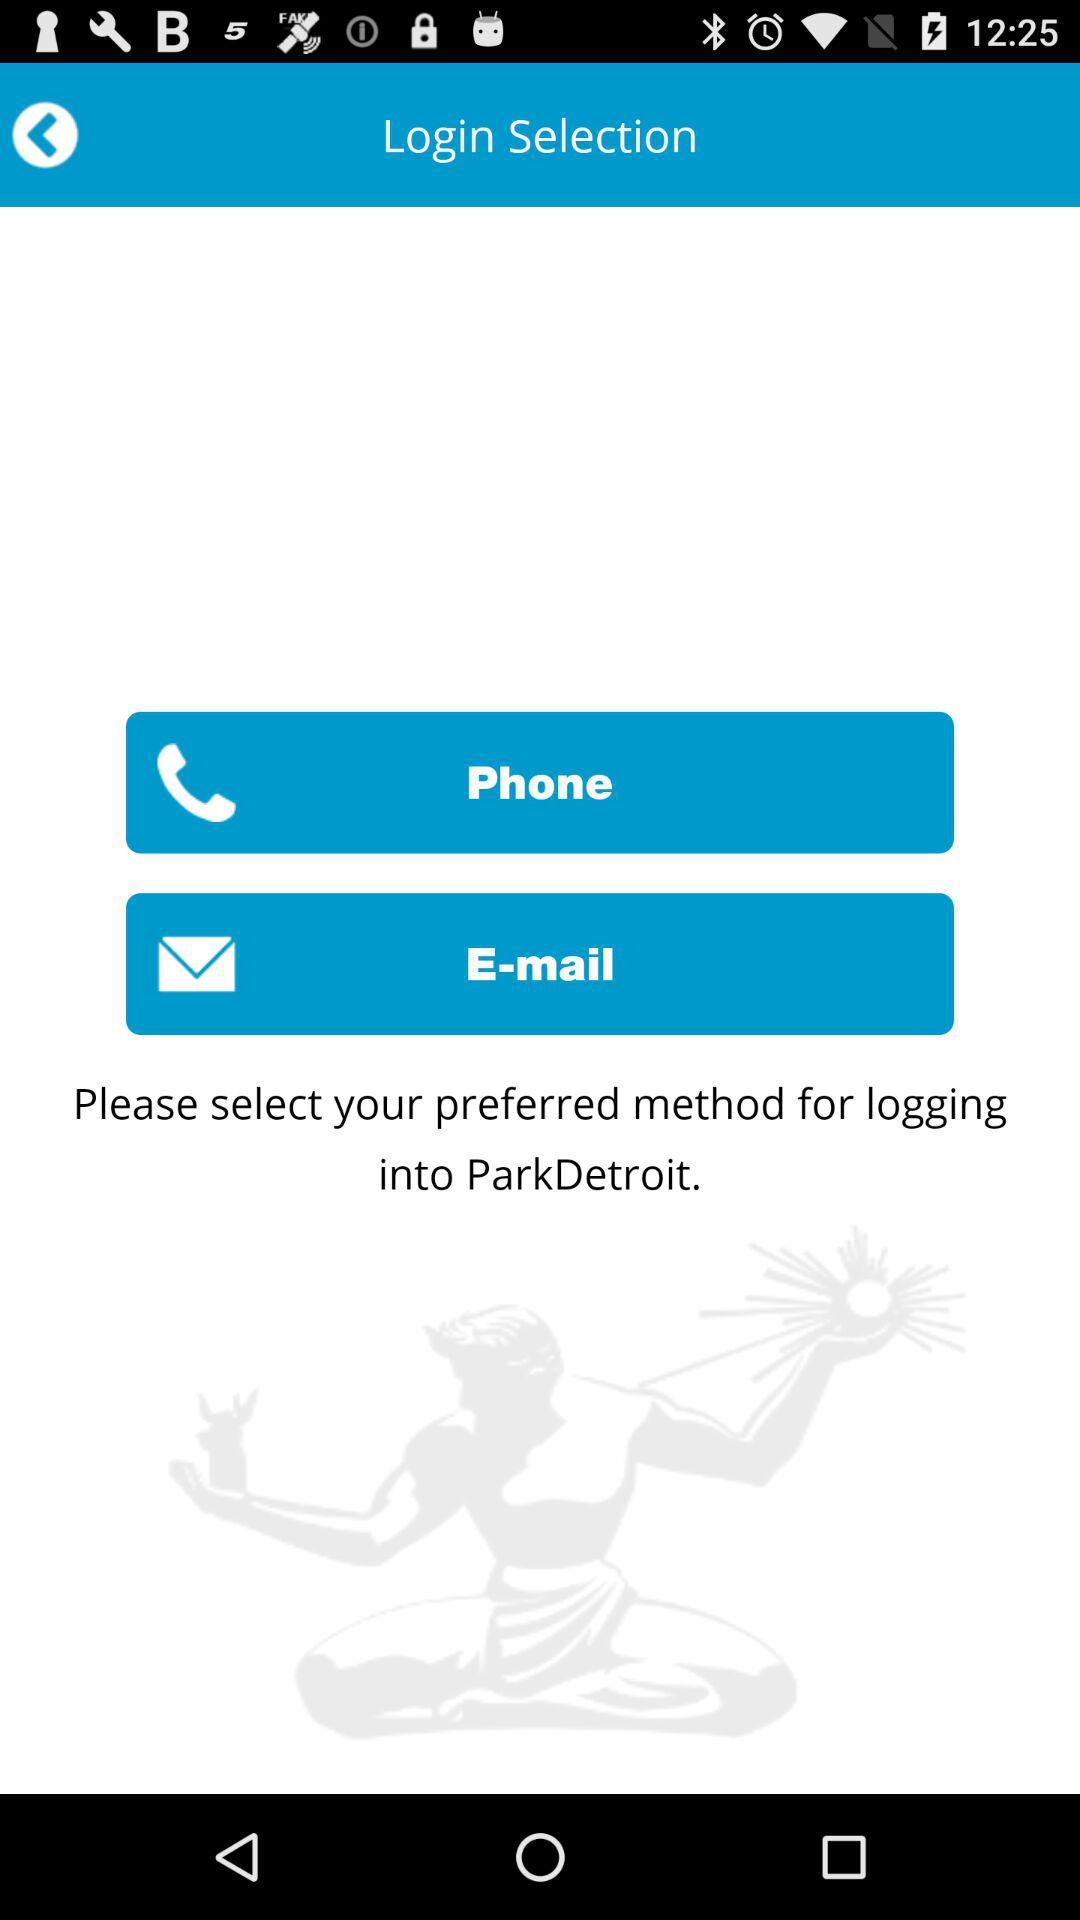 Image resolution: width=1080 pixels, height=1920 pixels. Describe the element at coordinates (45, 143) in the screenshot. I see `the arrow_backward icon` at that location.